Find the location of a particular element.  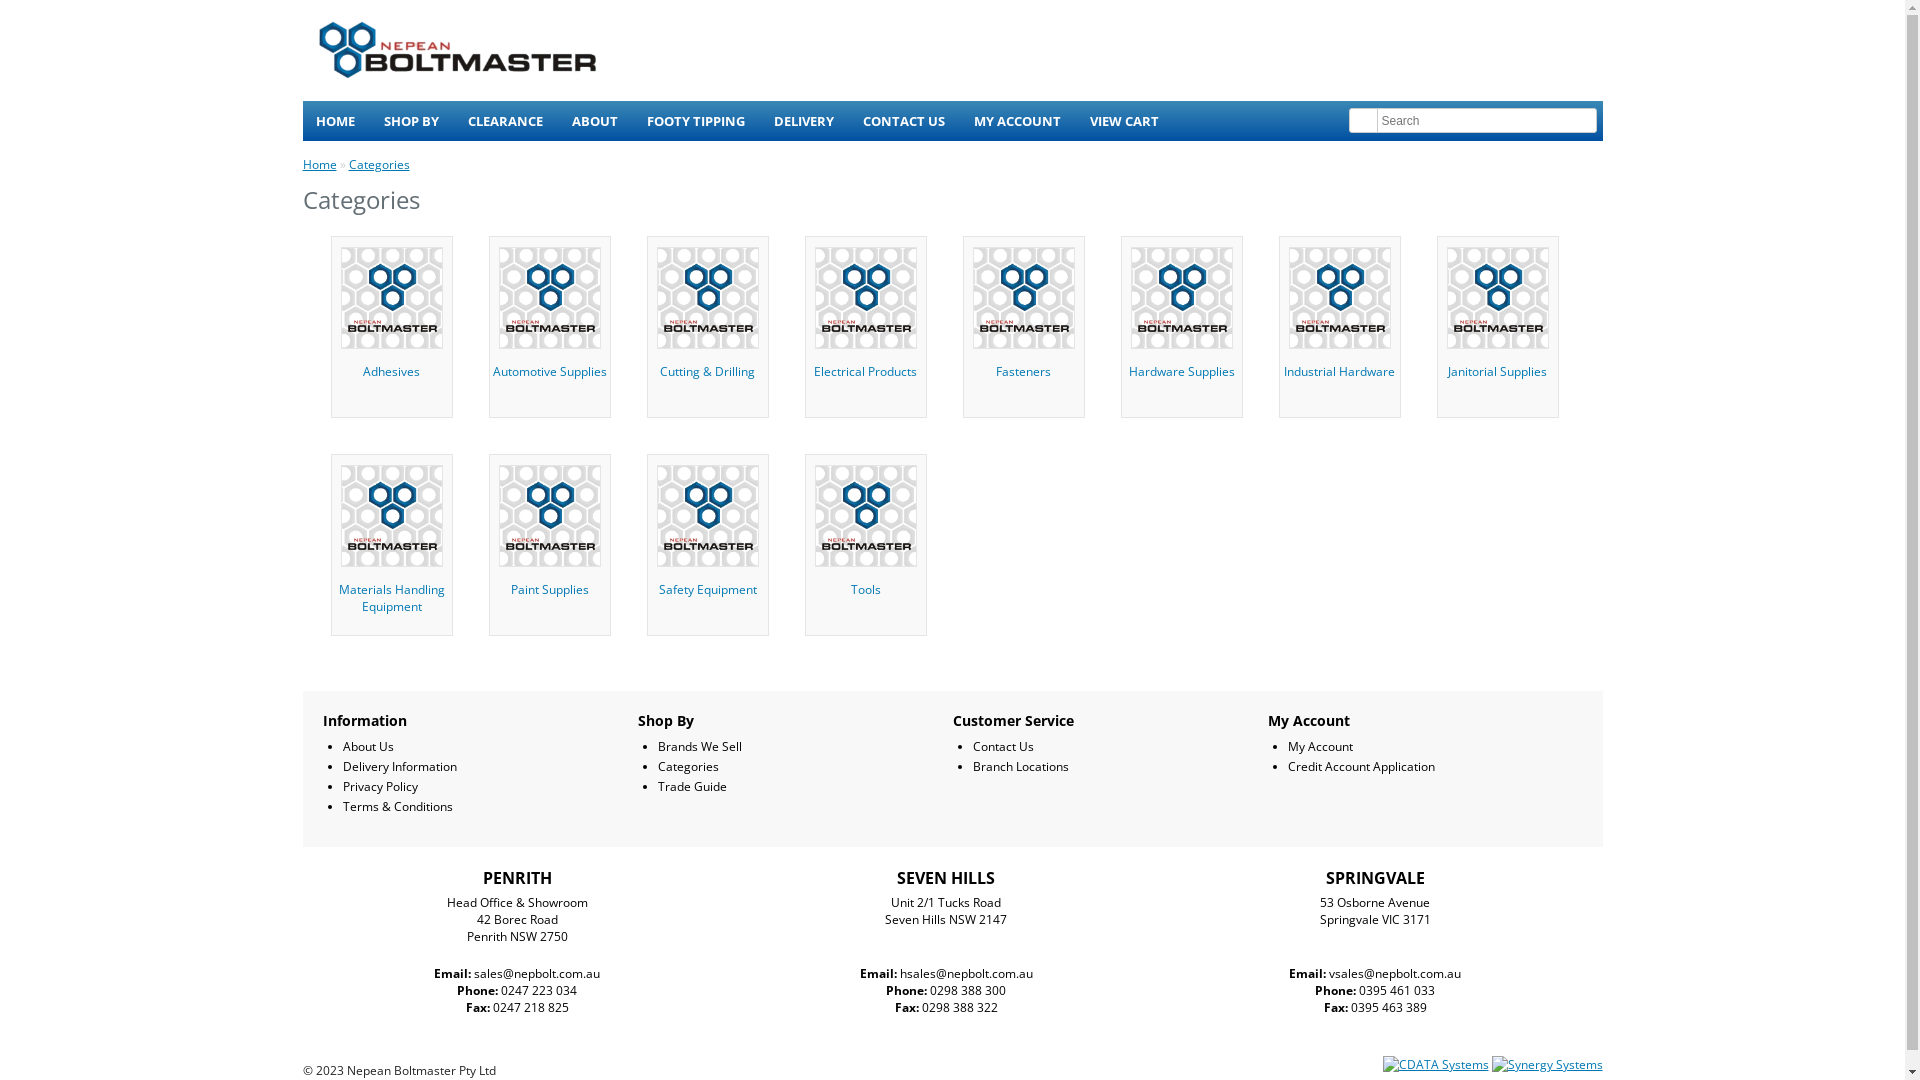

'Terms & Conditions' is located at coordinates (397, 805).